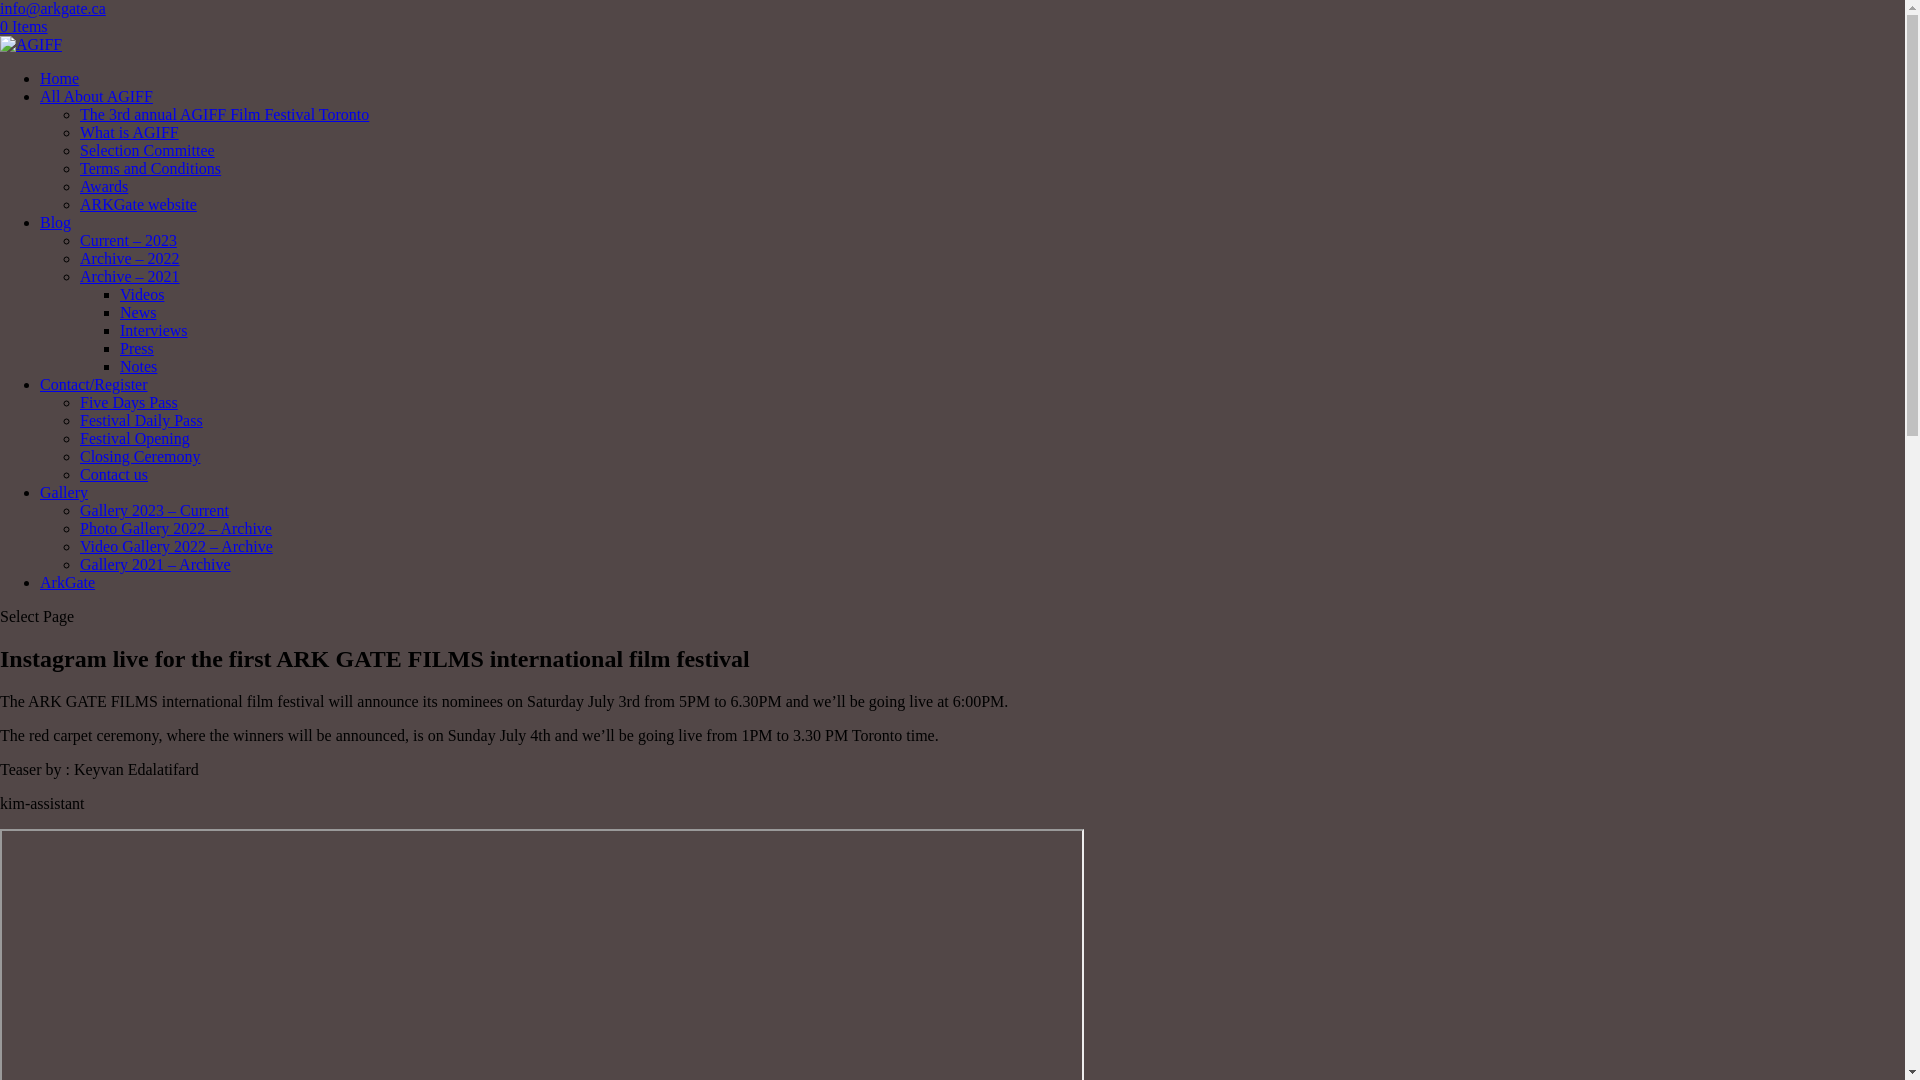  Describe the element at coordinates (52, 8) in the screenshot. I see `'info@arkgate.ca'` at that location.